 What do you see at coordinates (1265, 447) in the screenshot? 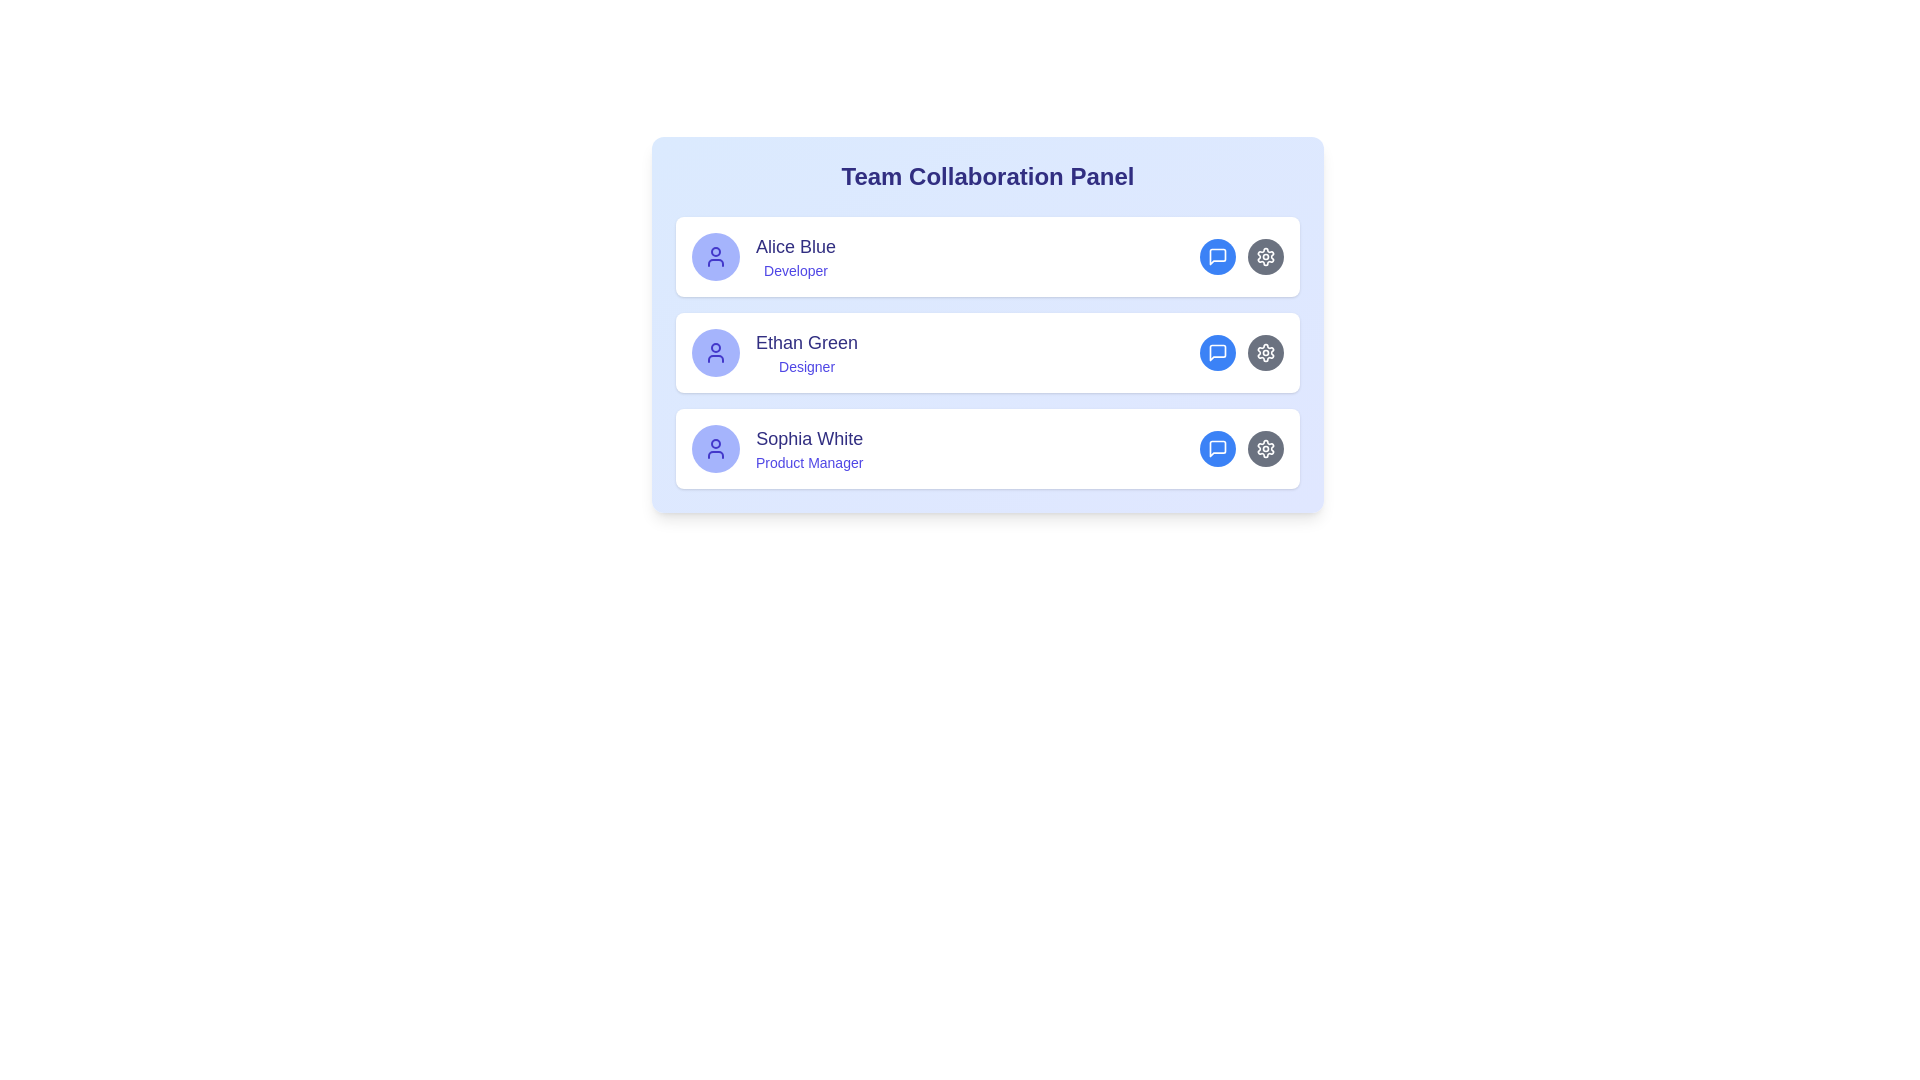
I see `the gear-like settings icon located` at bounding box center [1265, 447].